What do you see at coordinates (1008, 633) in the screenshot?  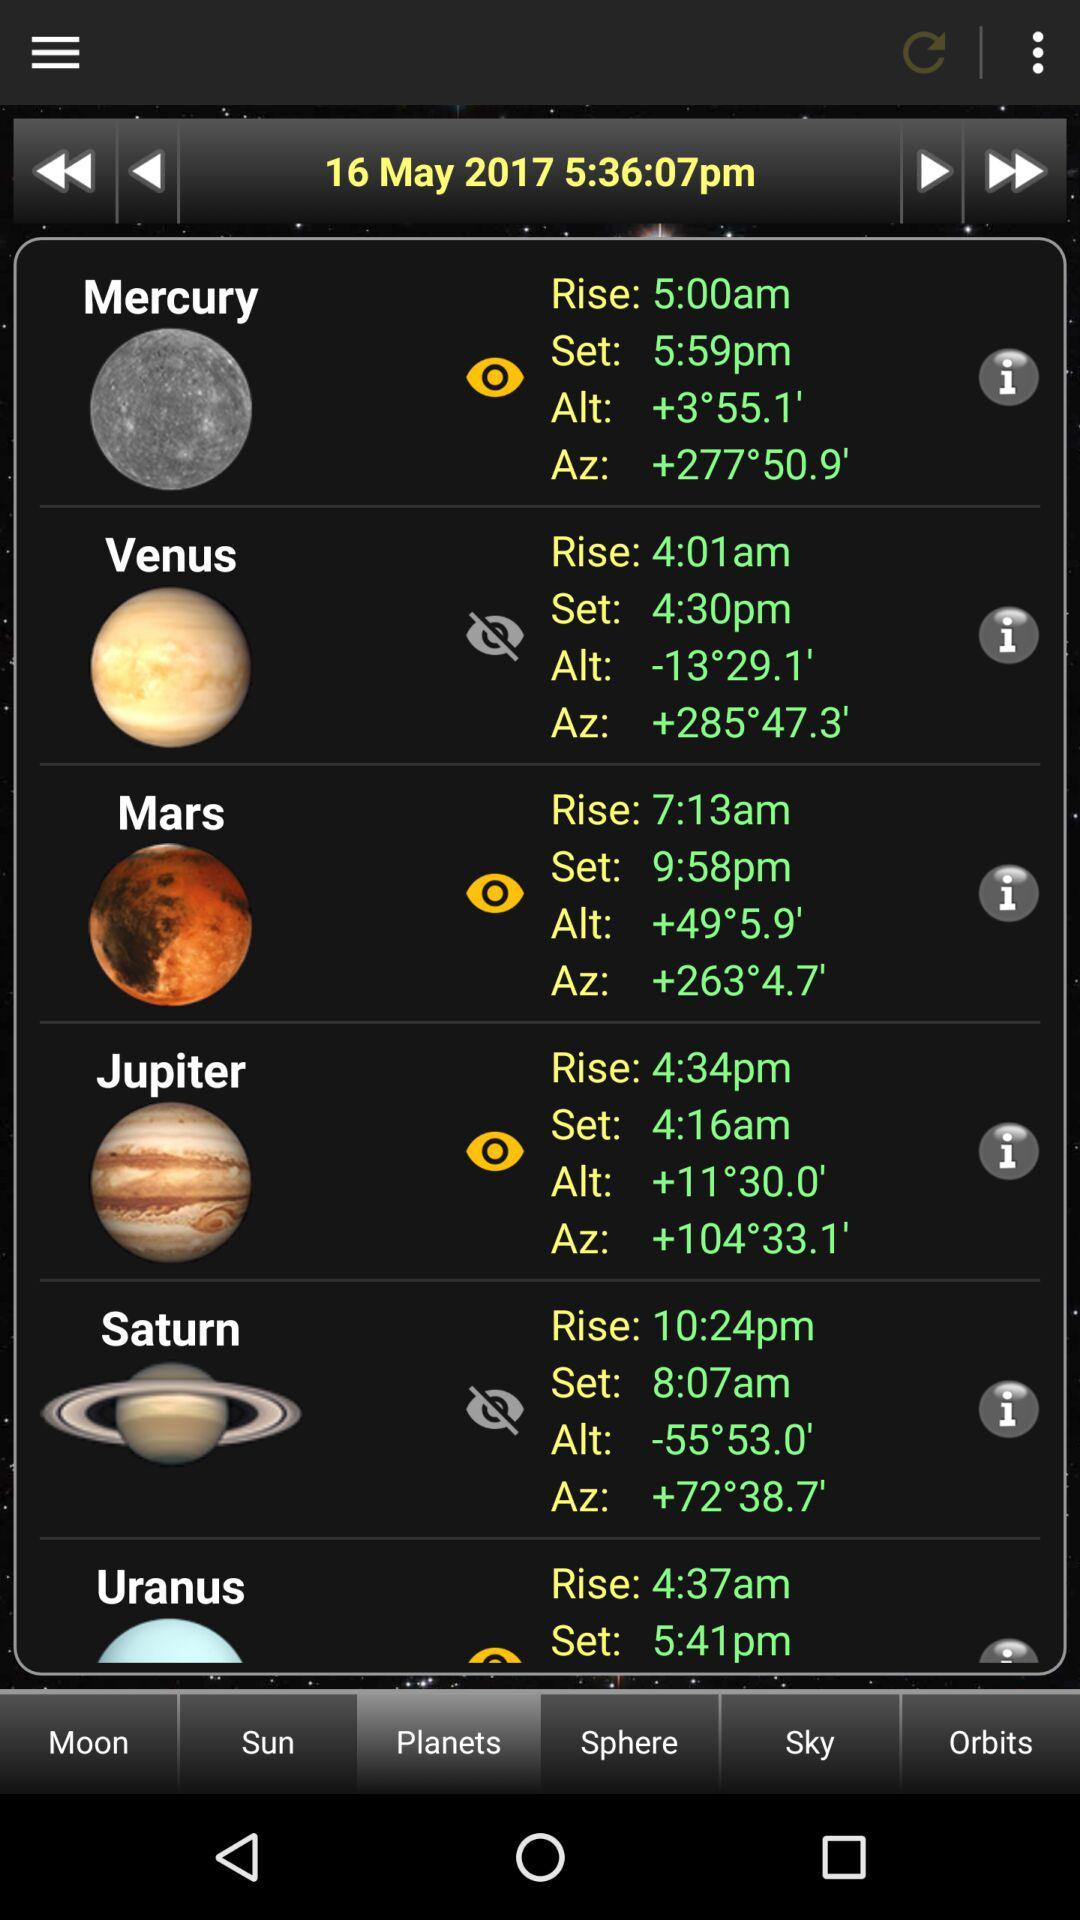 I see `planets-venus information is here` at bounding box center [1008, 633].